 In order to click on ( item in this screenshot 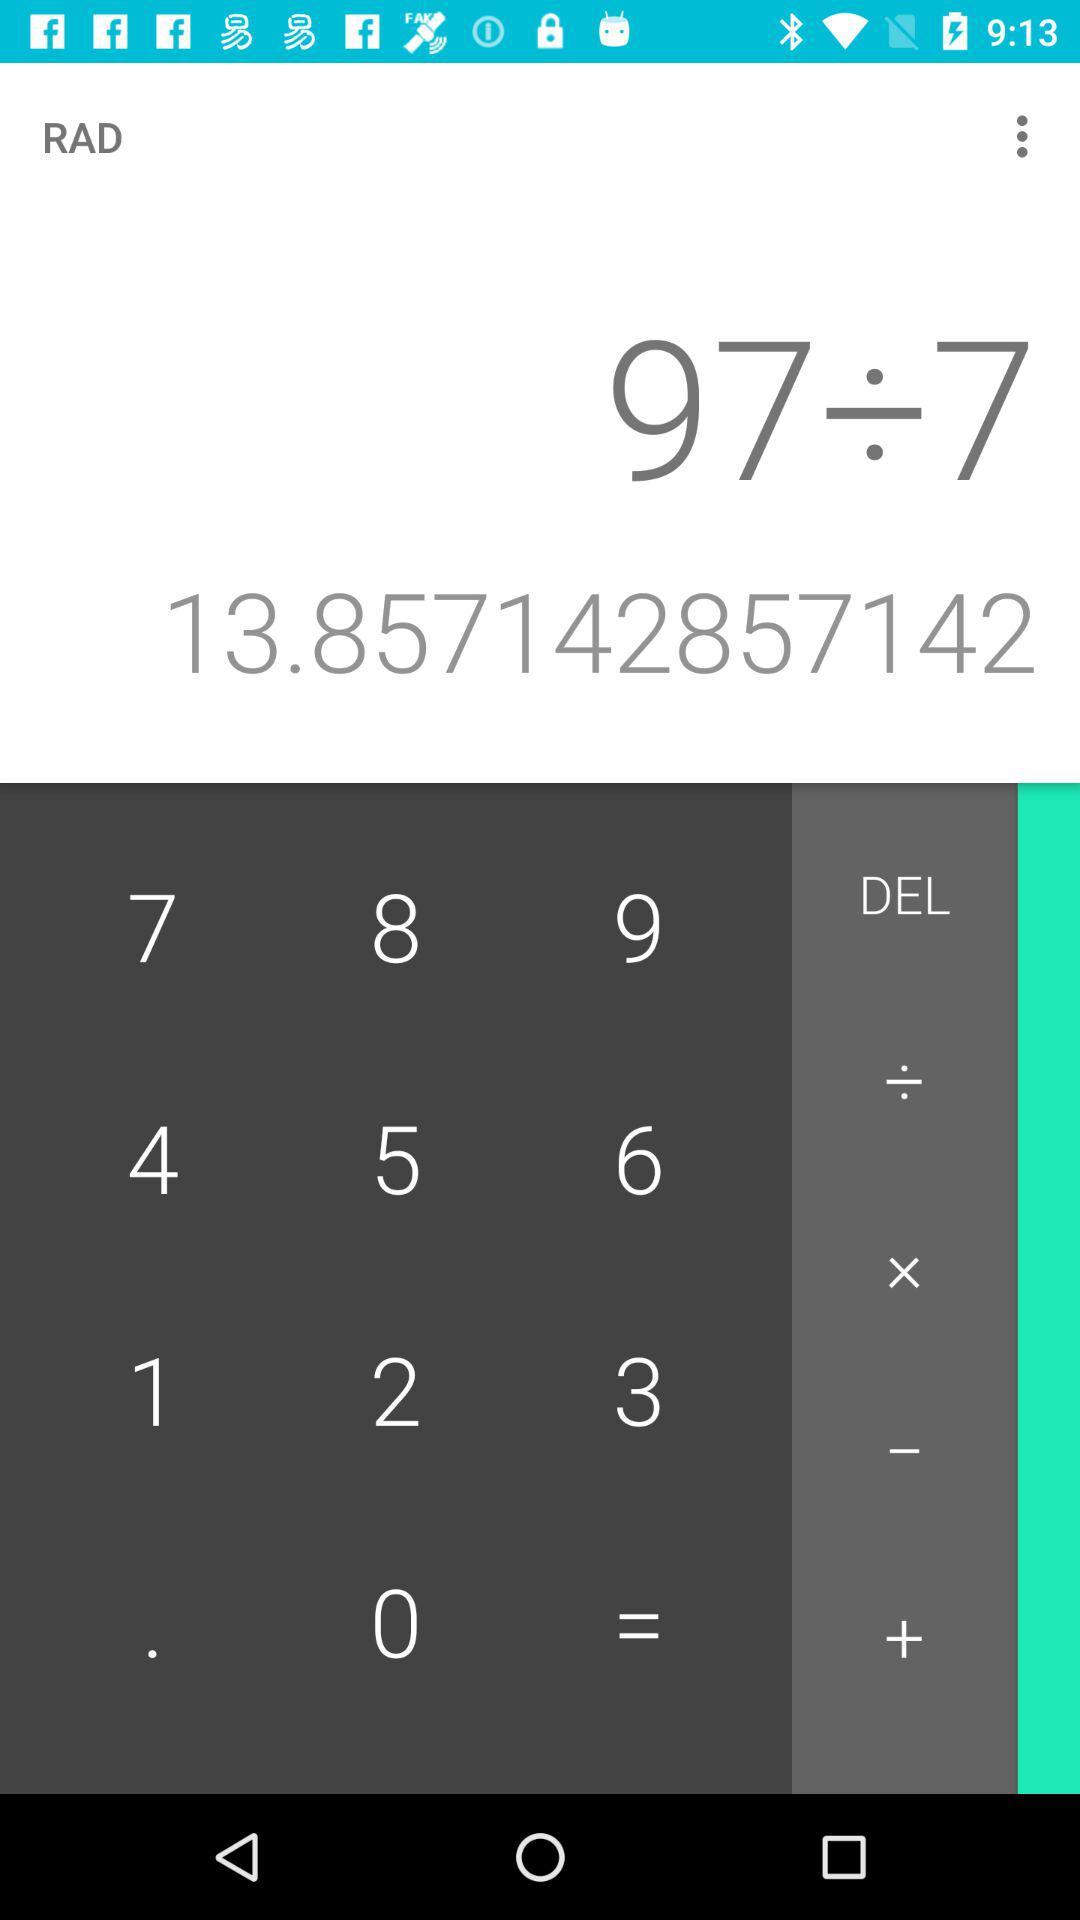, I will do `click(1074, 1648)`.